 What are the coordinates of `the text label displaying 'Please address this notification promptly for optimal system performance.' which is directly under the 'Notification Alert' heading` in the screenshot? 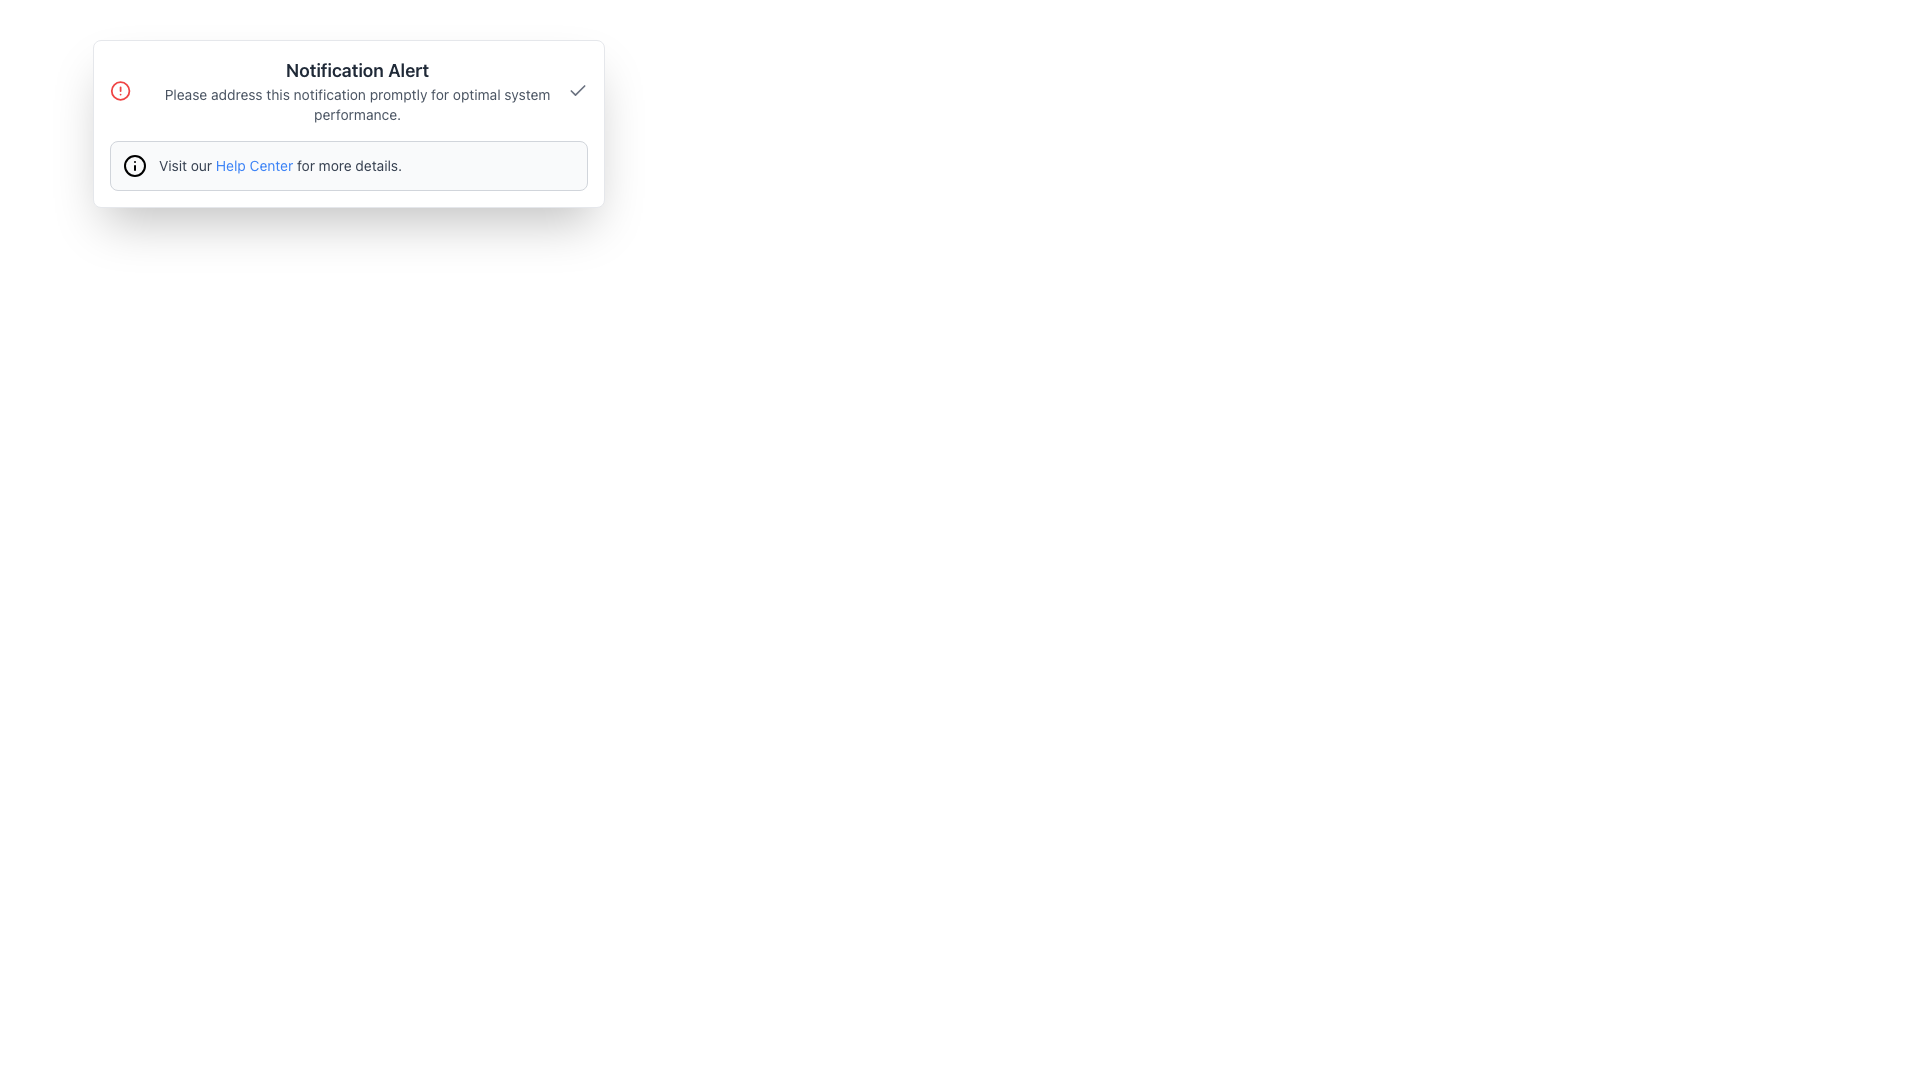 It's located at (357, 104).